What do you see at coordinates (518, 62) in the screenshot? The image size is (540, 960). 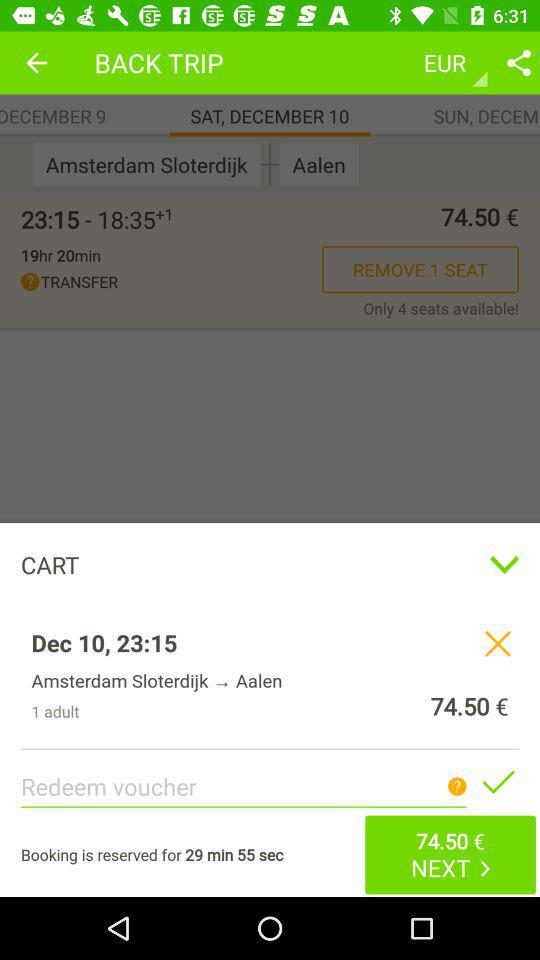 I see `app settings` at bounding box center [518, 62].